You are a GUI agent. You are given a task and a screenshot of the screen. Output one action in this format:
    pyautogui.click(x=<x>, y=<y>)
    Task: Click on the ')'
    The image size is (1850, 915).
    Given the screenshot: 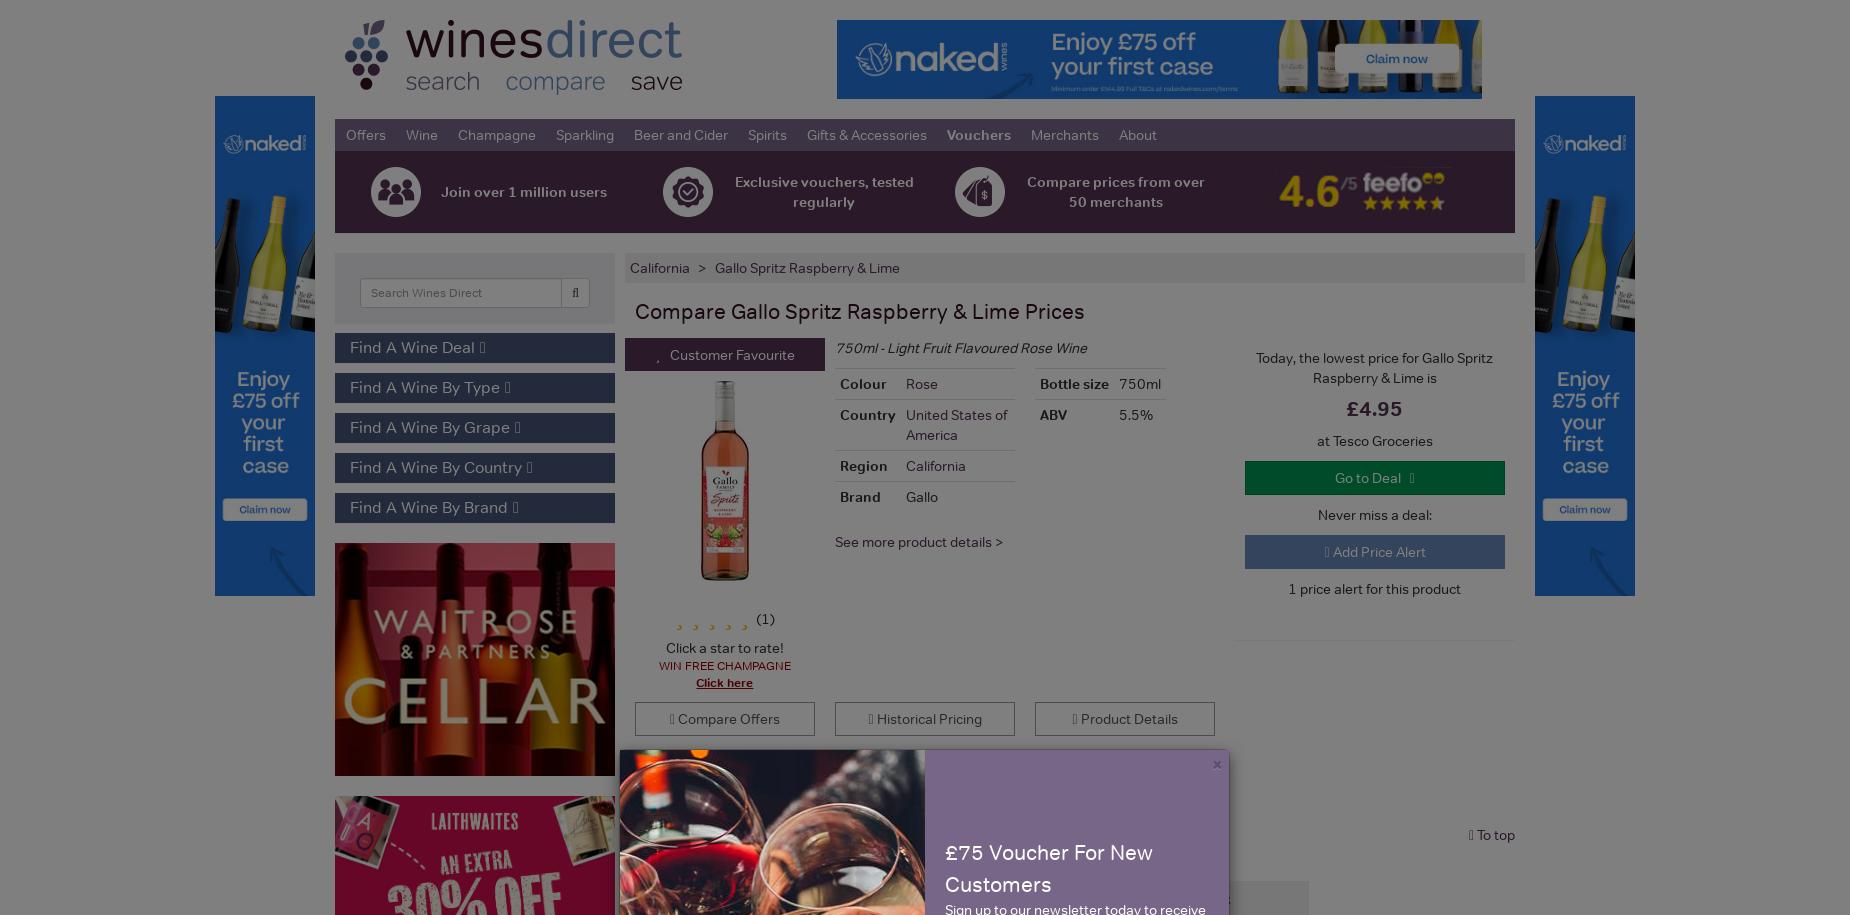 What is the action you would take?
    pyautogui.click(x=769, y=617)
    